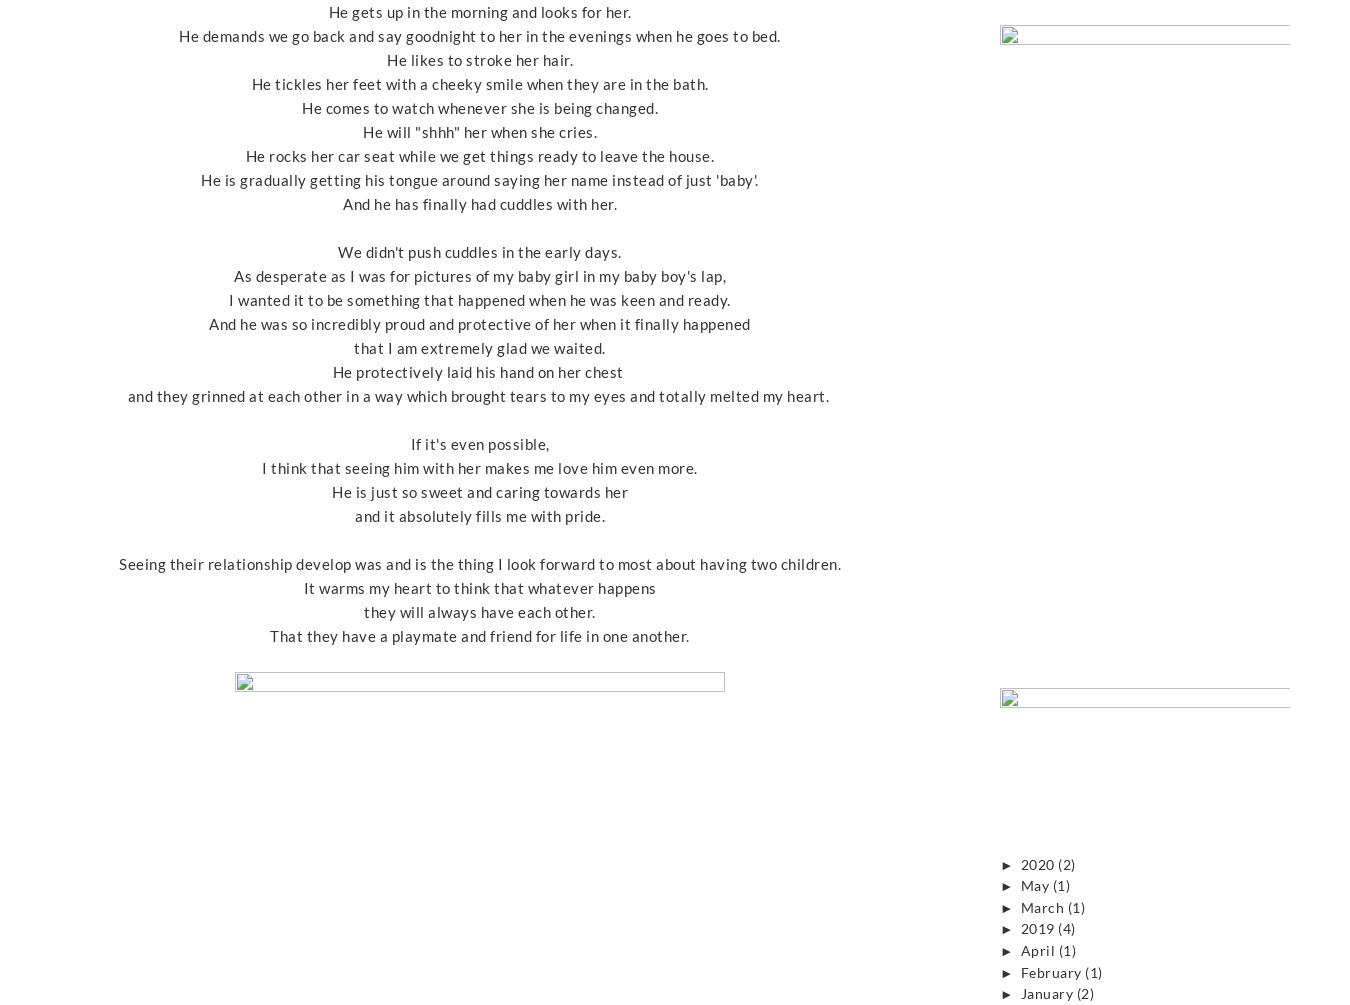 This screenshot has height=1005, width=1350. Describe the element at coordinates (1038, 949) in the screenshot. I see `'April'` at that location.